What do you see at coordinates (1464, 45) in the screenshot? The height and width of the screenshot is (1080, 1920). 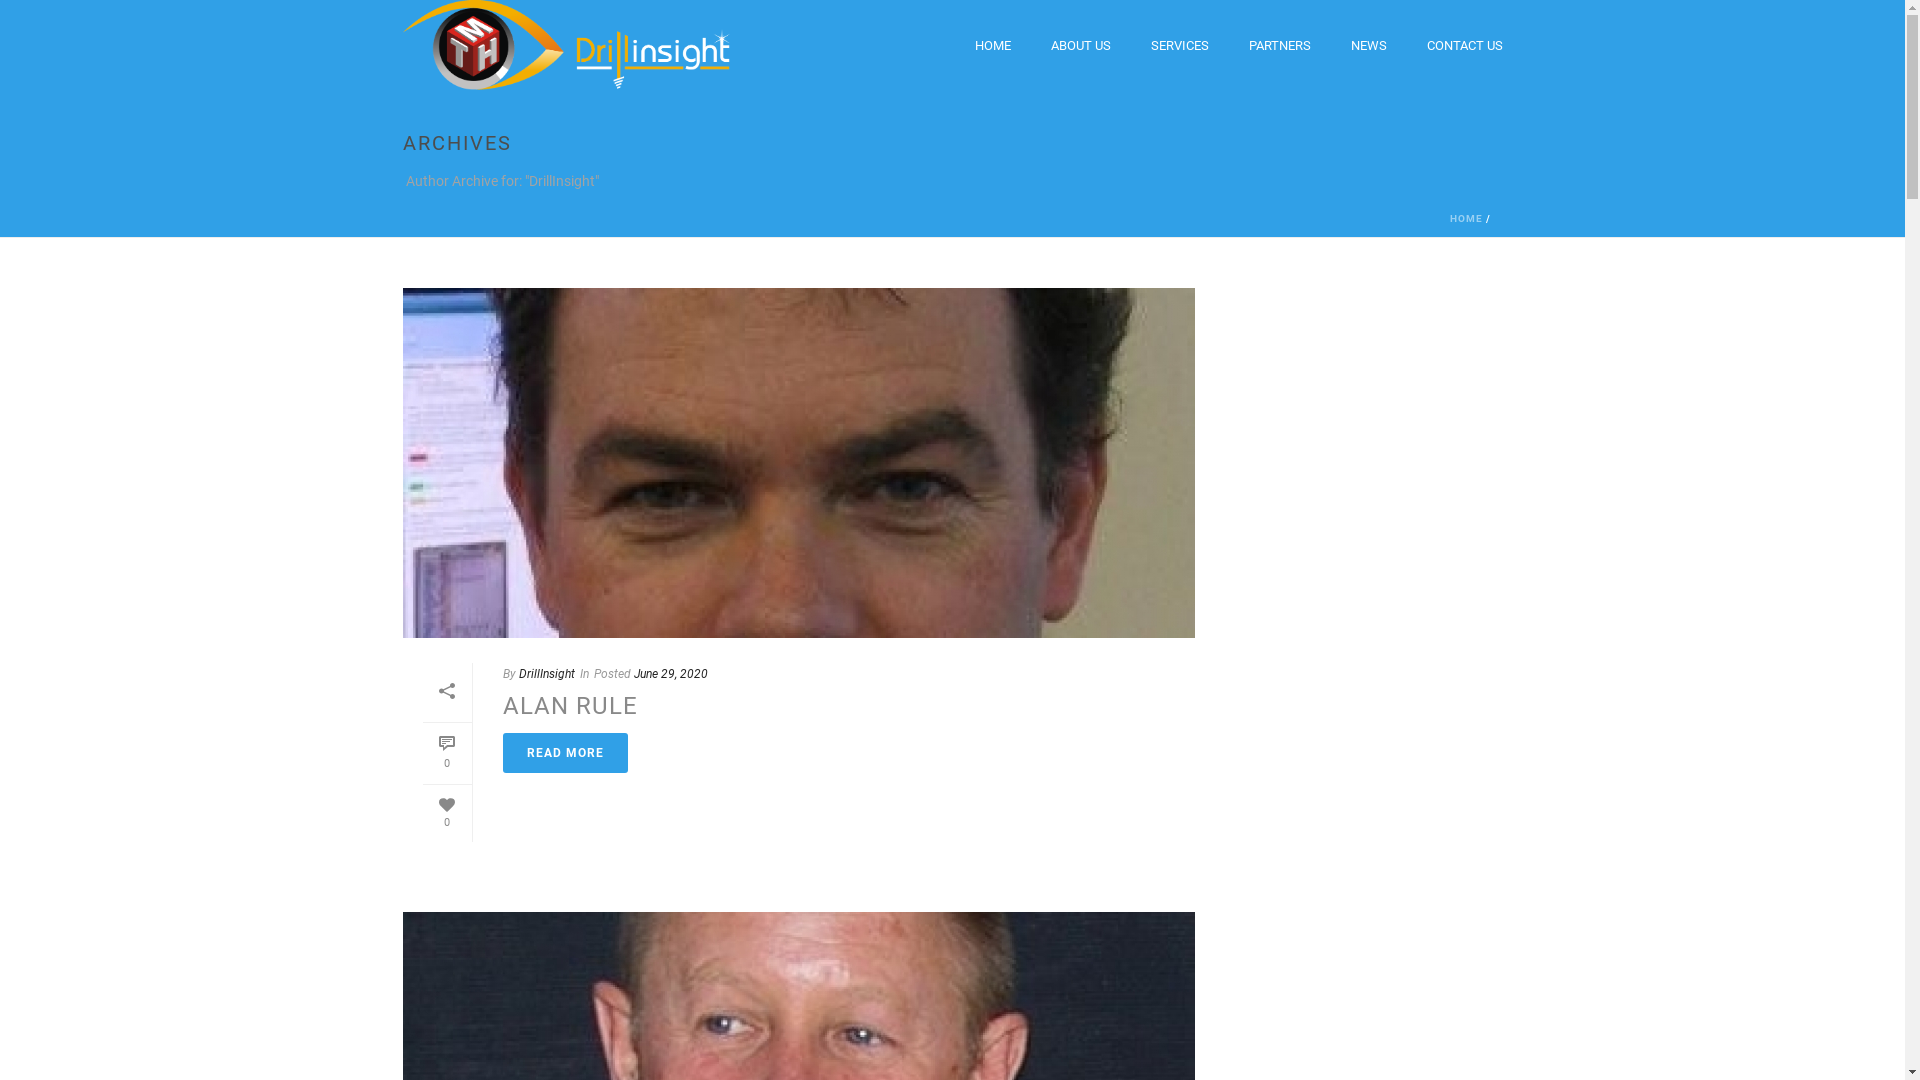 I see `'CONTACT US'` at bounding box center [1464, 45].